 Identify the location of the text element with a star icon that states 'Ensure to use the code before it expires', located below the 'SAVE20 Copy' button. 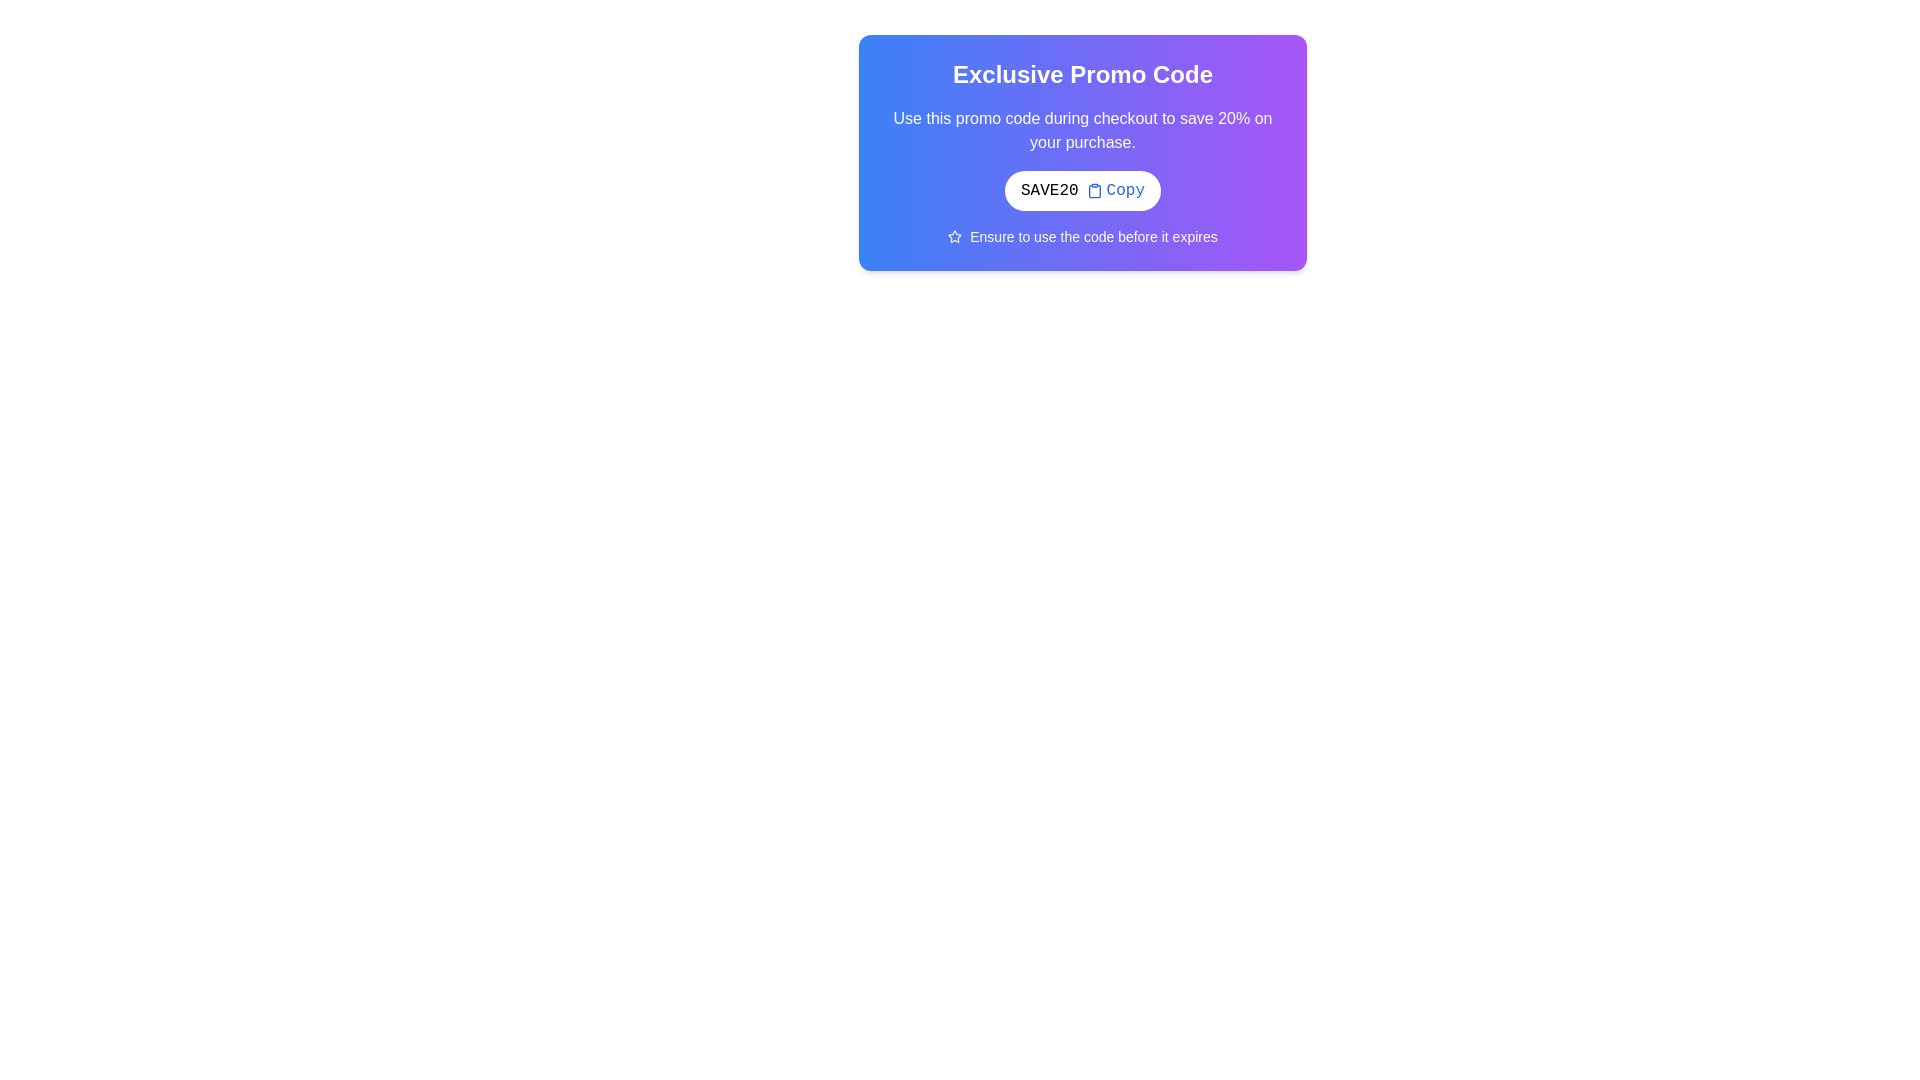
(1082, 235).